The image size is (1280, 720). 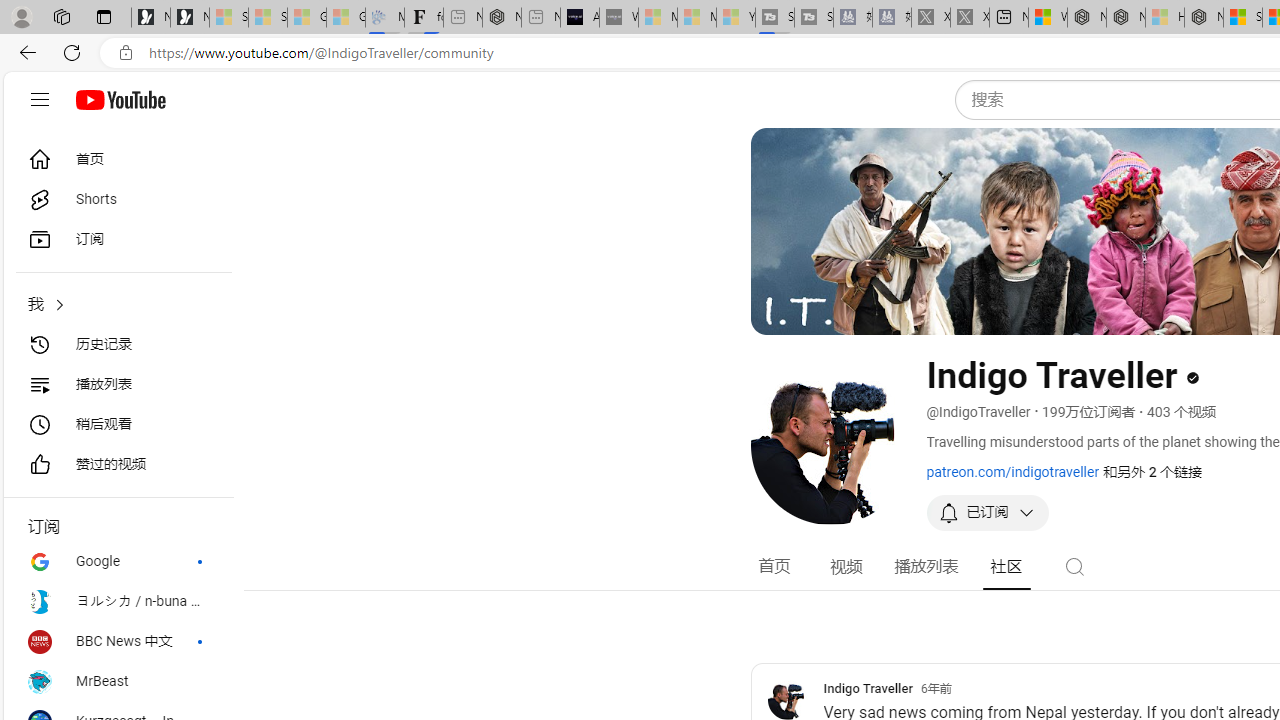 I want to click on 'MrBeast', so click(x=116, y=680).